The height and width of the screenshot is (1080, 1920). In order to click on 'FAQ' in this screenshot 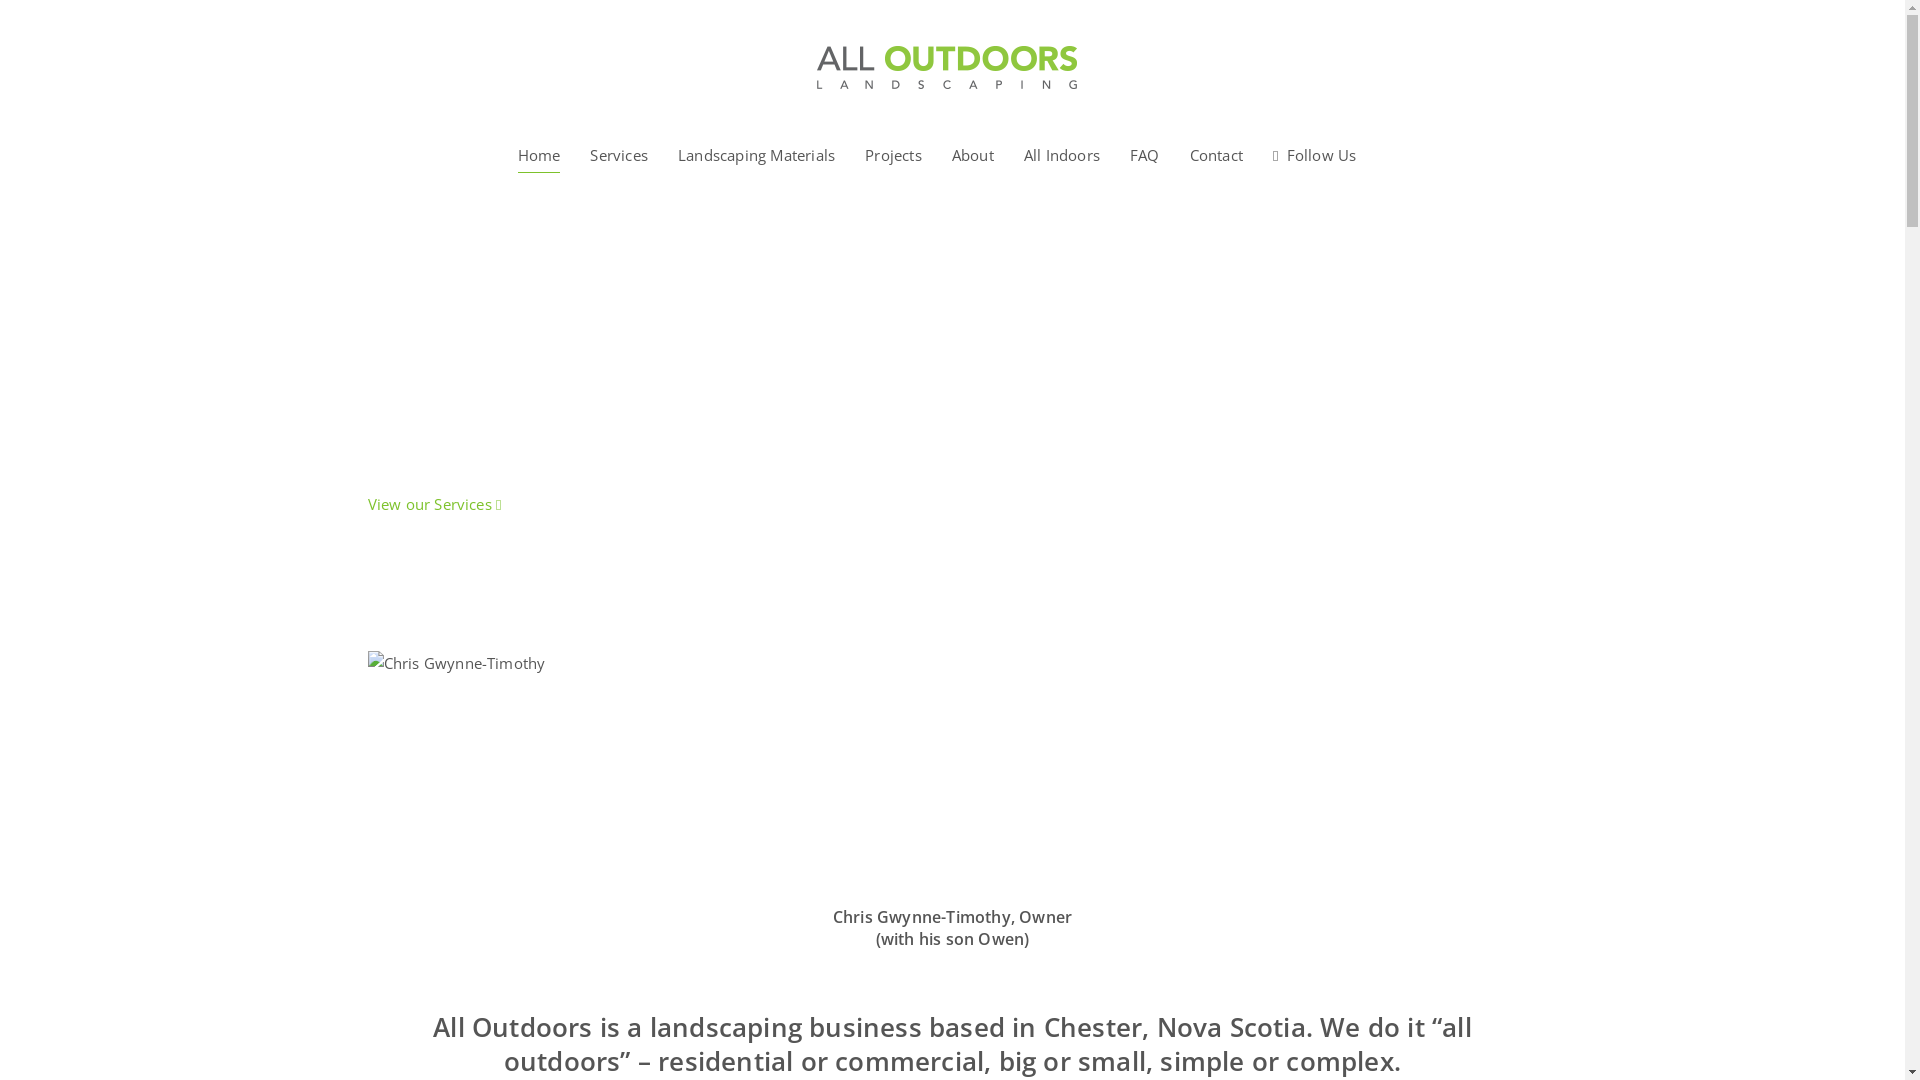, I will do `click(1129, 153)`.